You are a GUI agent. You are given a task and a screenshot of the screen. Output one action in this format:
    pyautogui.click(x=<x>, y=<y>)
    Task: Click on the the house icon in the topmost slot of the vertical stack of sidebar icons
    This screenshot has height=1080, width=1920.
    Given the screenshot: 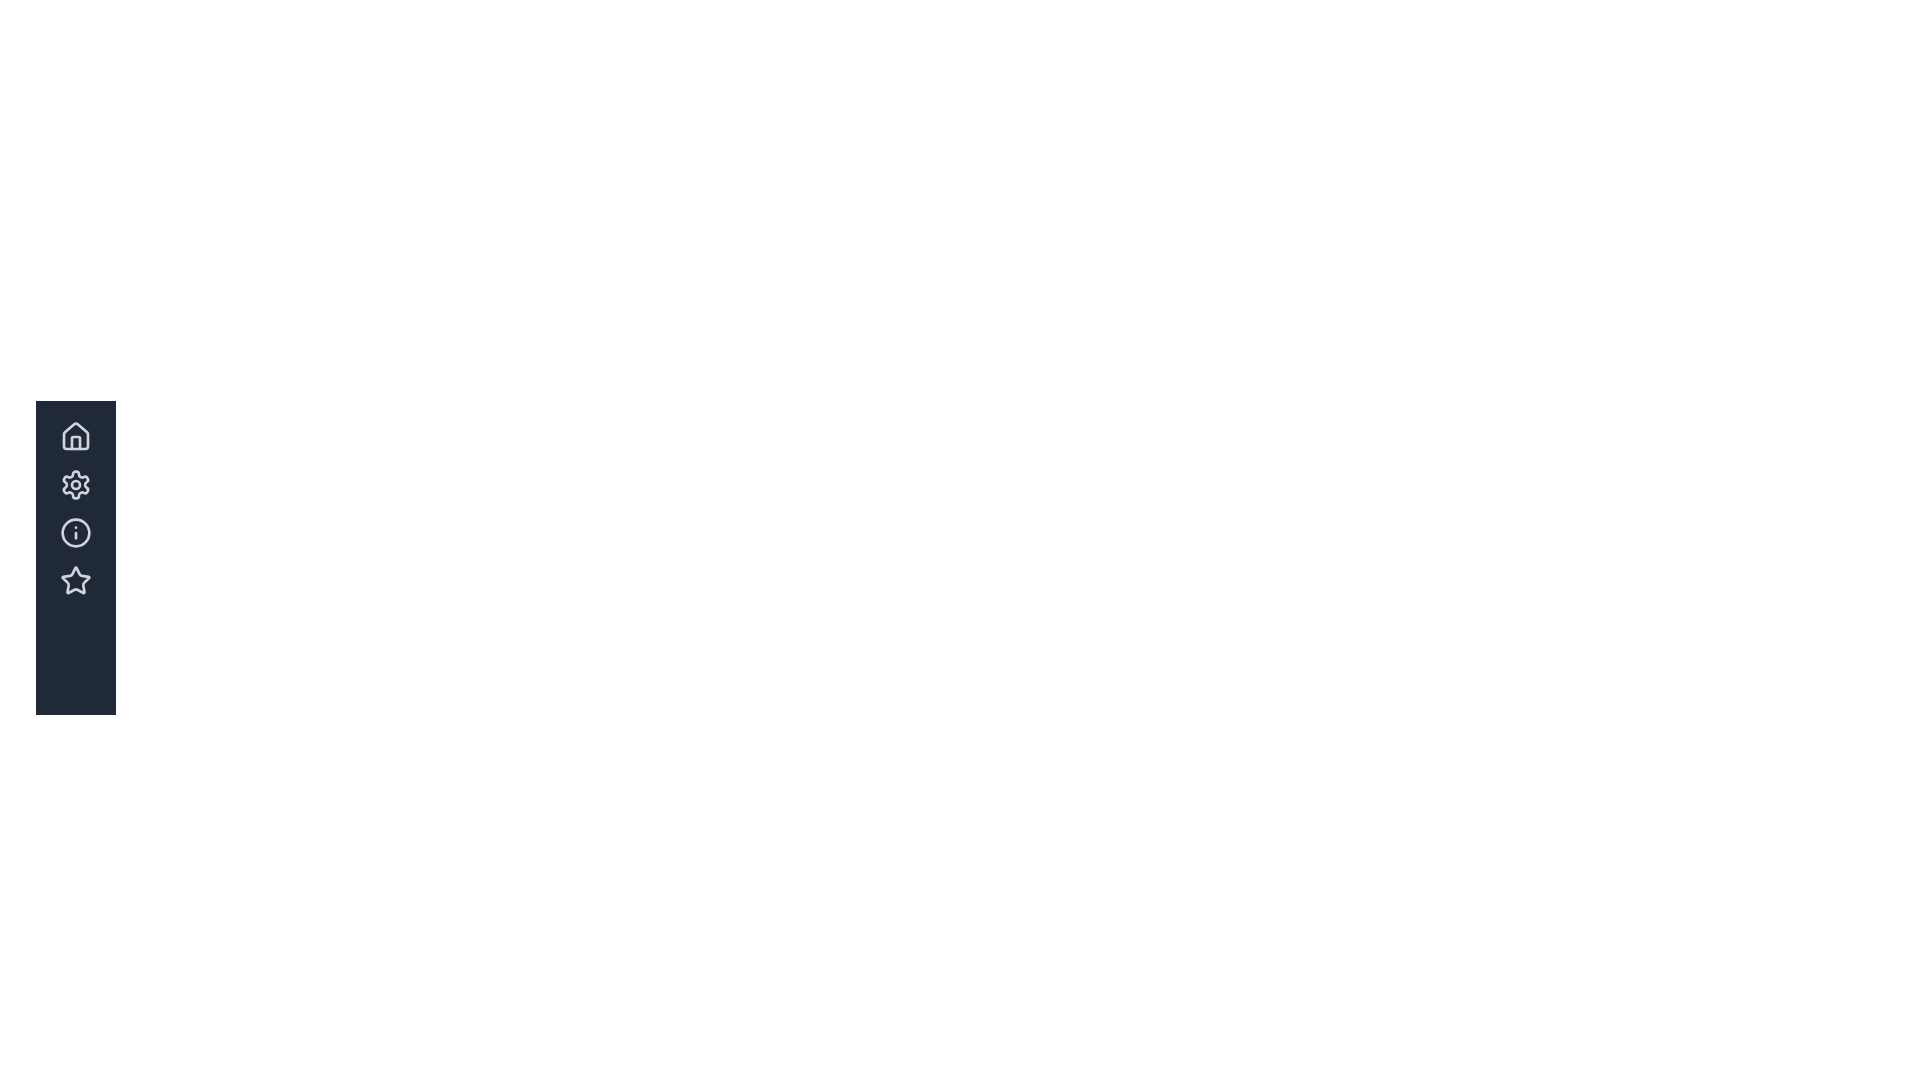 What is the action you would take?
    pyautogui.click(x=76, y=434)
    